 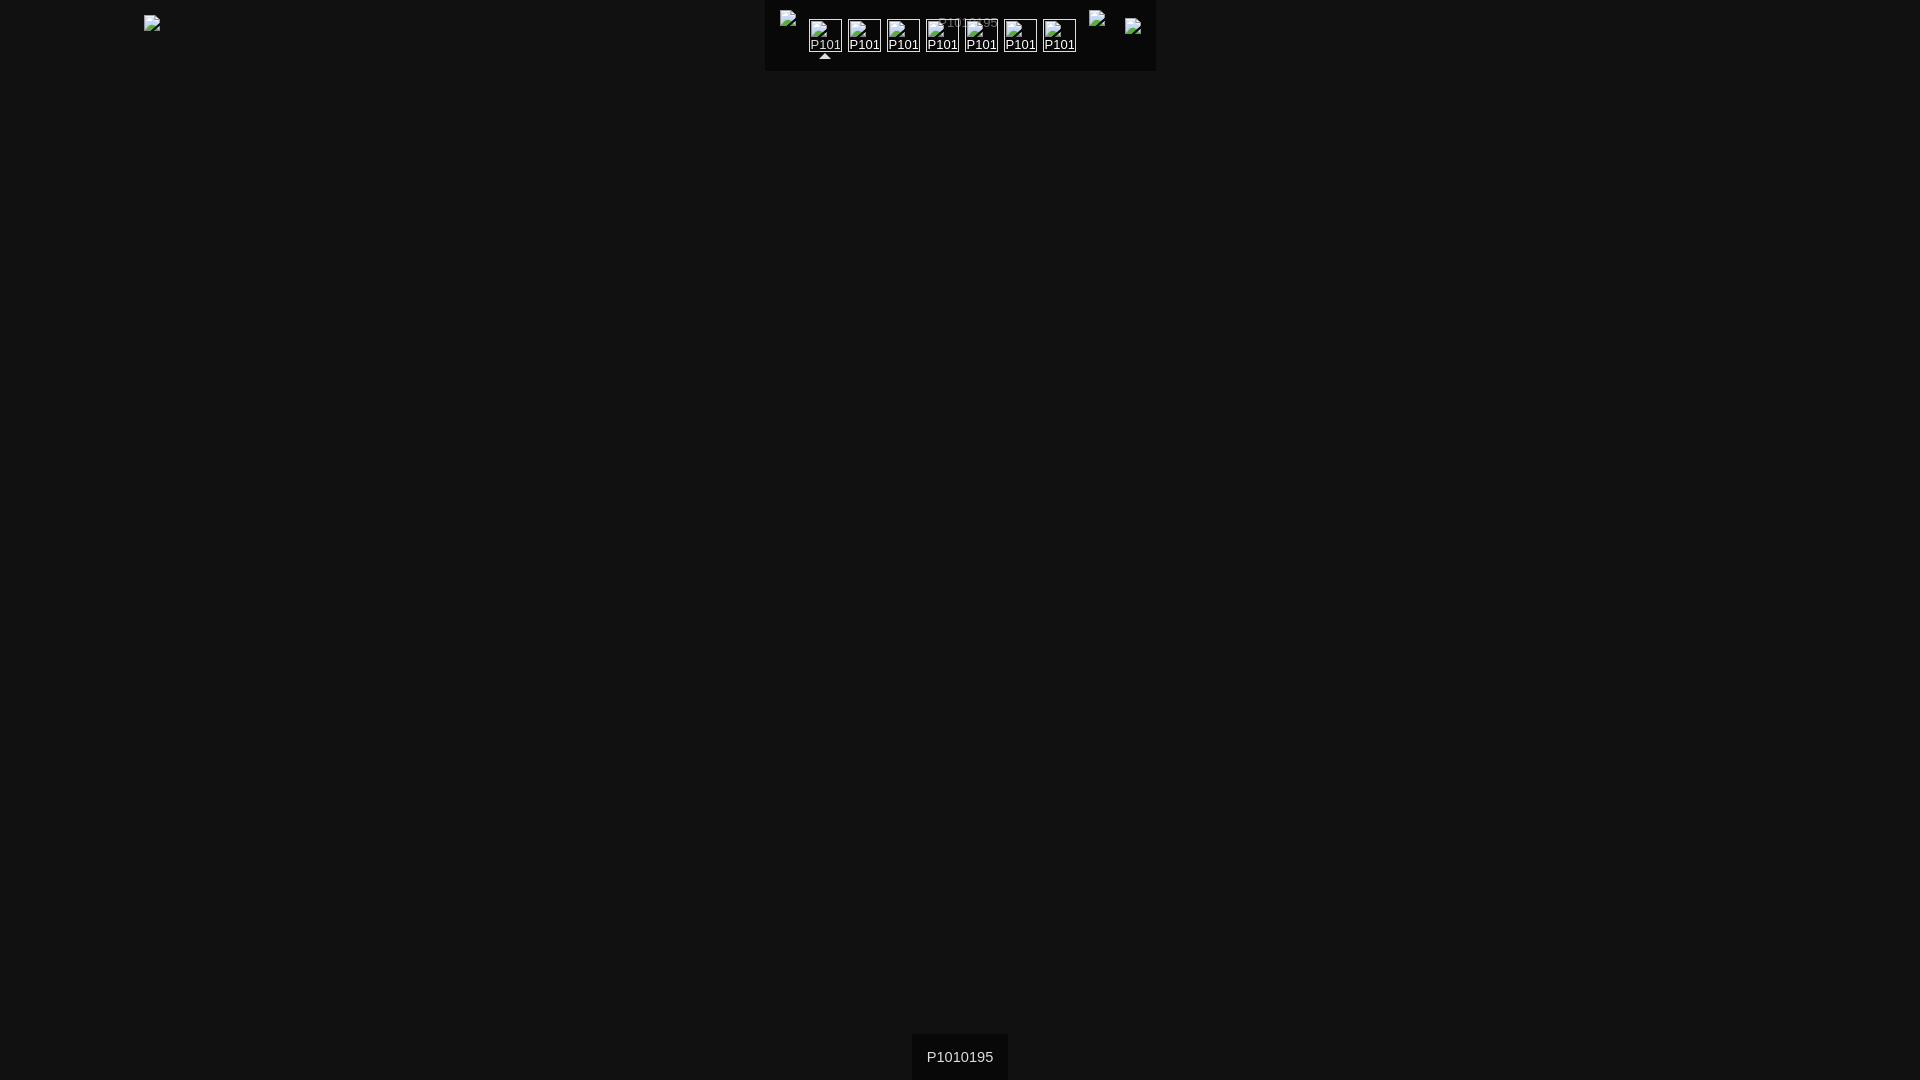 I want to click on 'To index page', so click(x=786, y=35).